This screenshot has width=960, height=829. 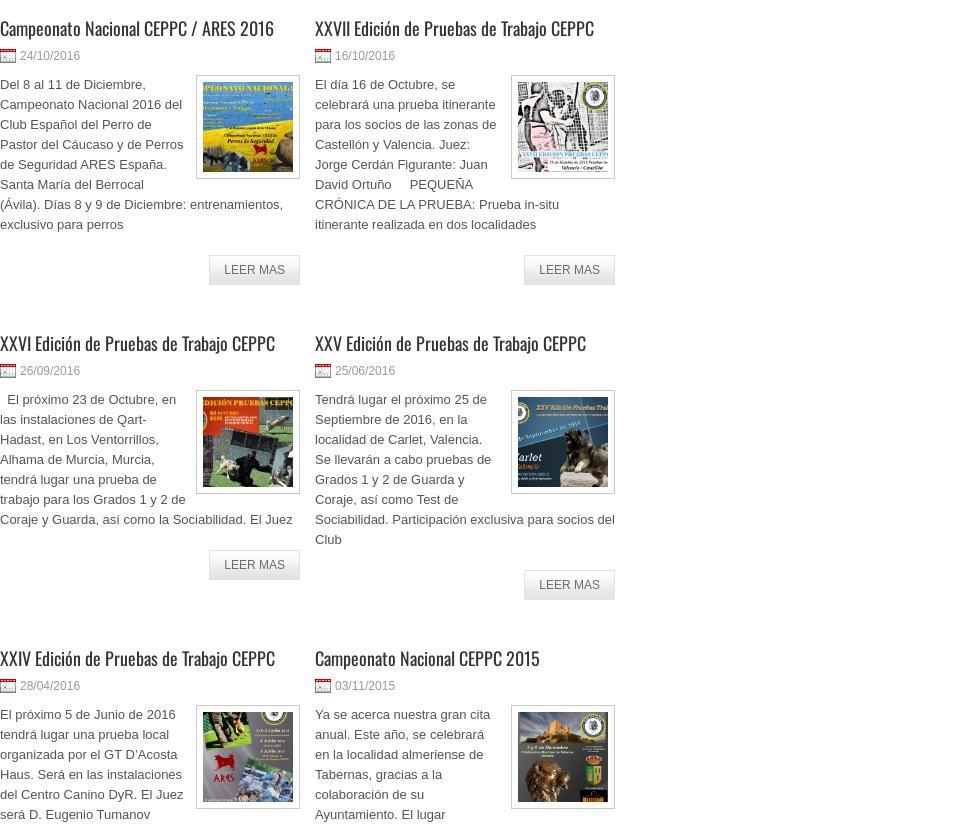 I want to click on 'XXVII Edición de Pruebas de Trabajo CEPPC', so click(x=314, y=28).